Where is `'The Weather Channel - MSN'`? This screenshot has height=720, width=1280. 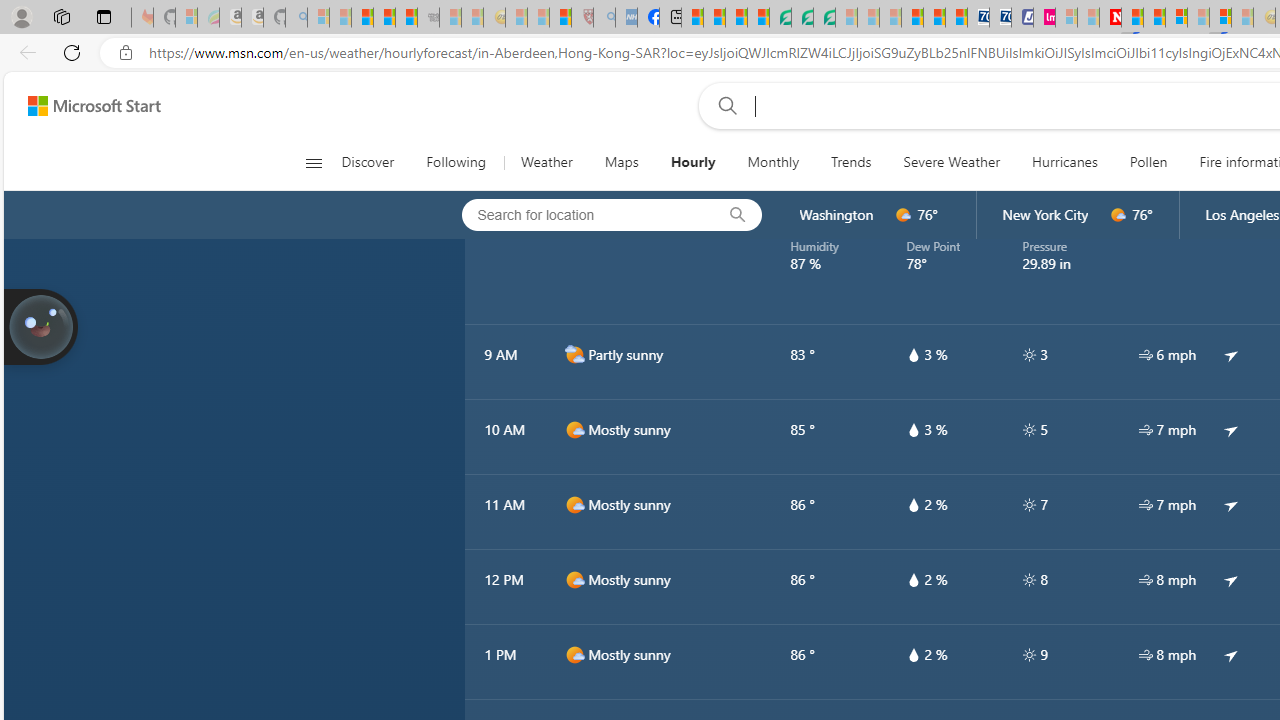
'The Weather Channel - MSN' is located at coordinates (362, 17).